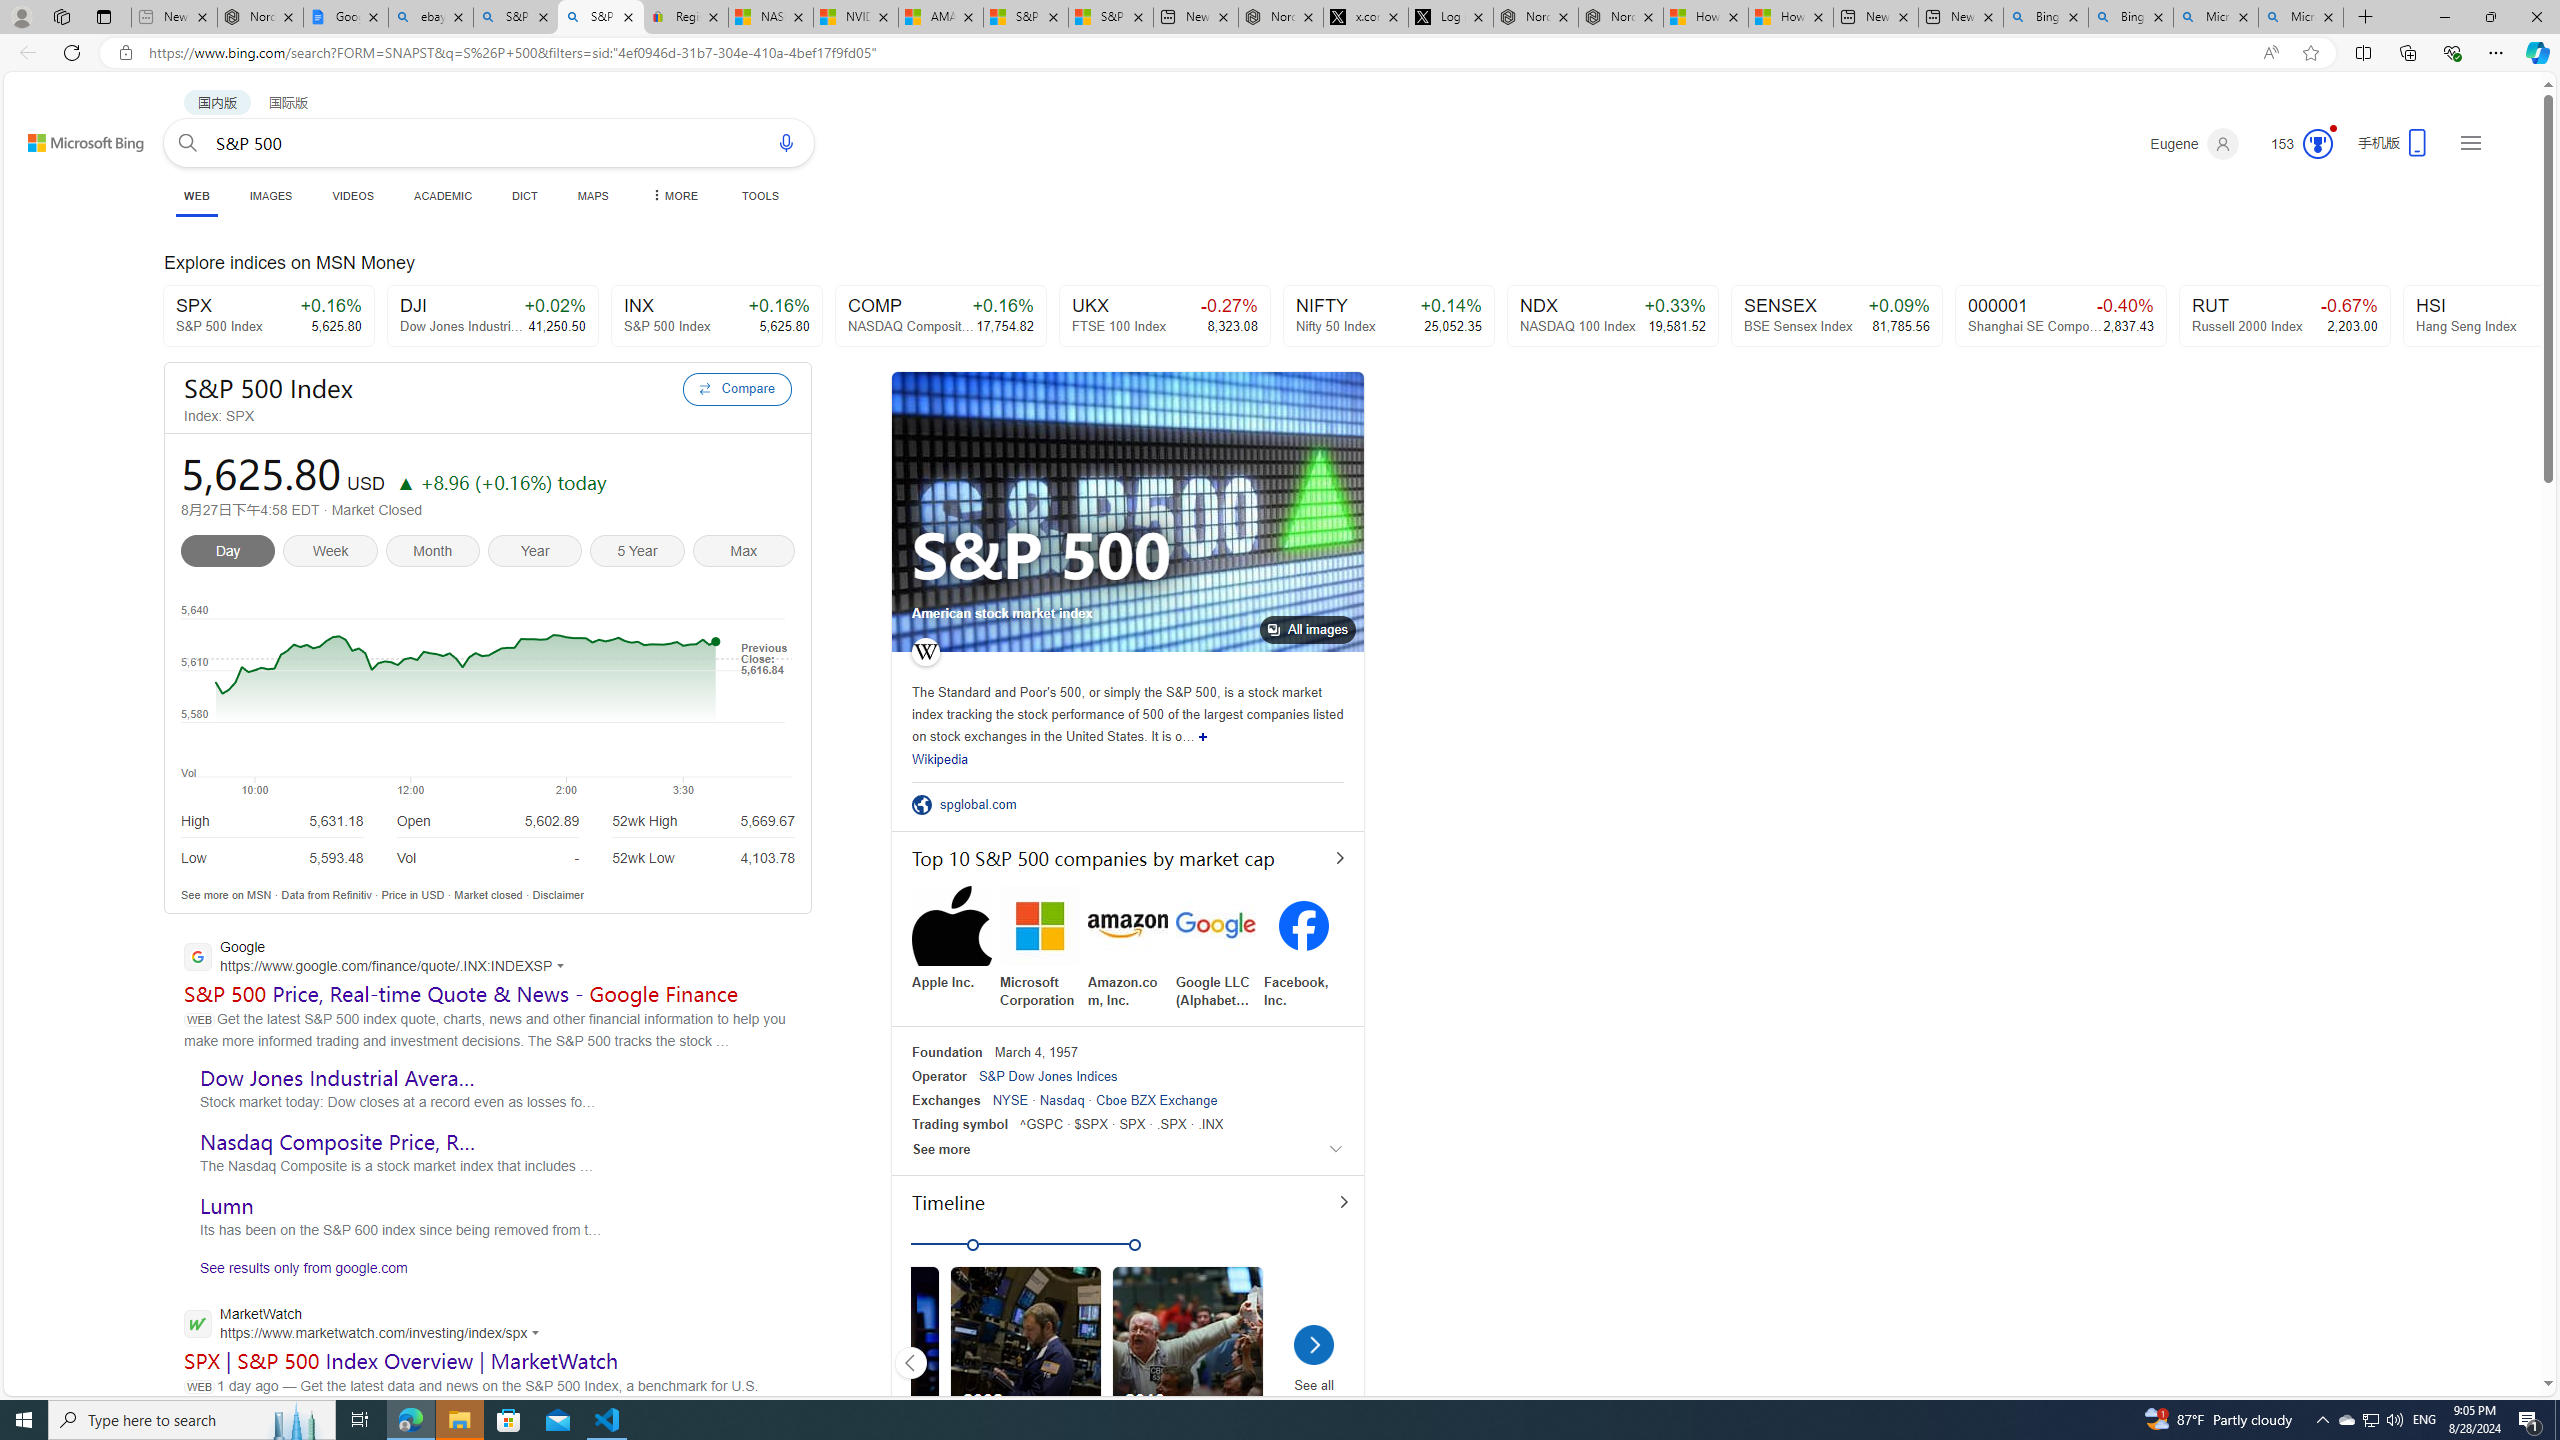  Describe the element at coordinates (591, 195) in the screenshot. I see `'MAPS'` at that location.